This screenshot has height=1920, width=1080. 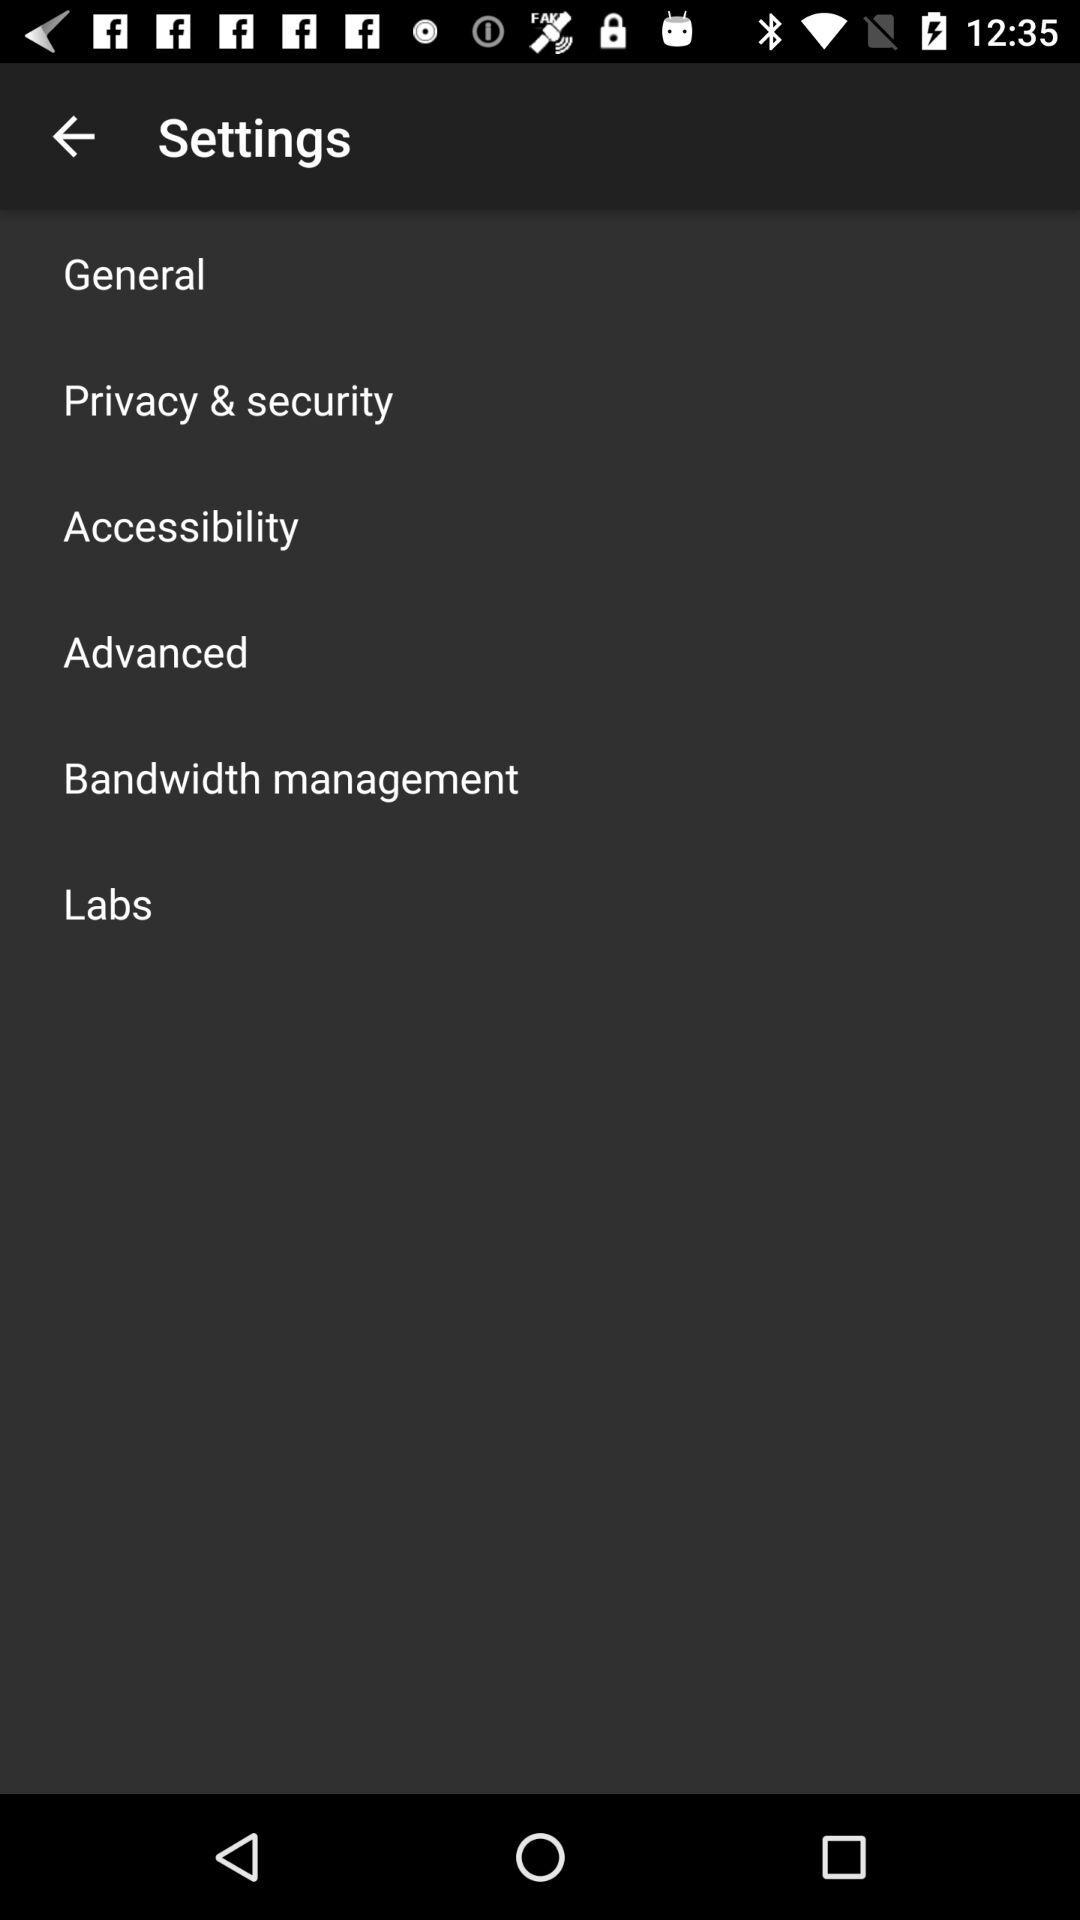 What do you see at coordinates (108, 901) in the screenshot?
I see `the labs` at bounding box center [108, 901].